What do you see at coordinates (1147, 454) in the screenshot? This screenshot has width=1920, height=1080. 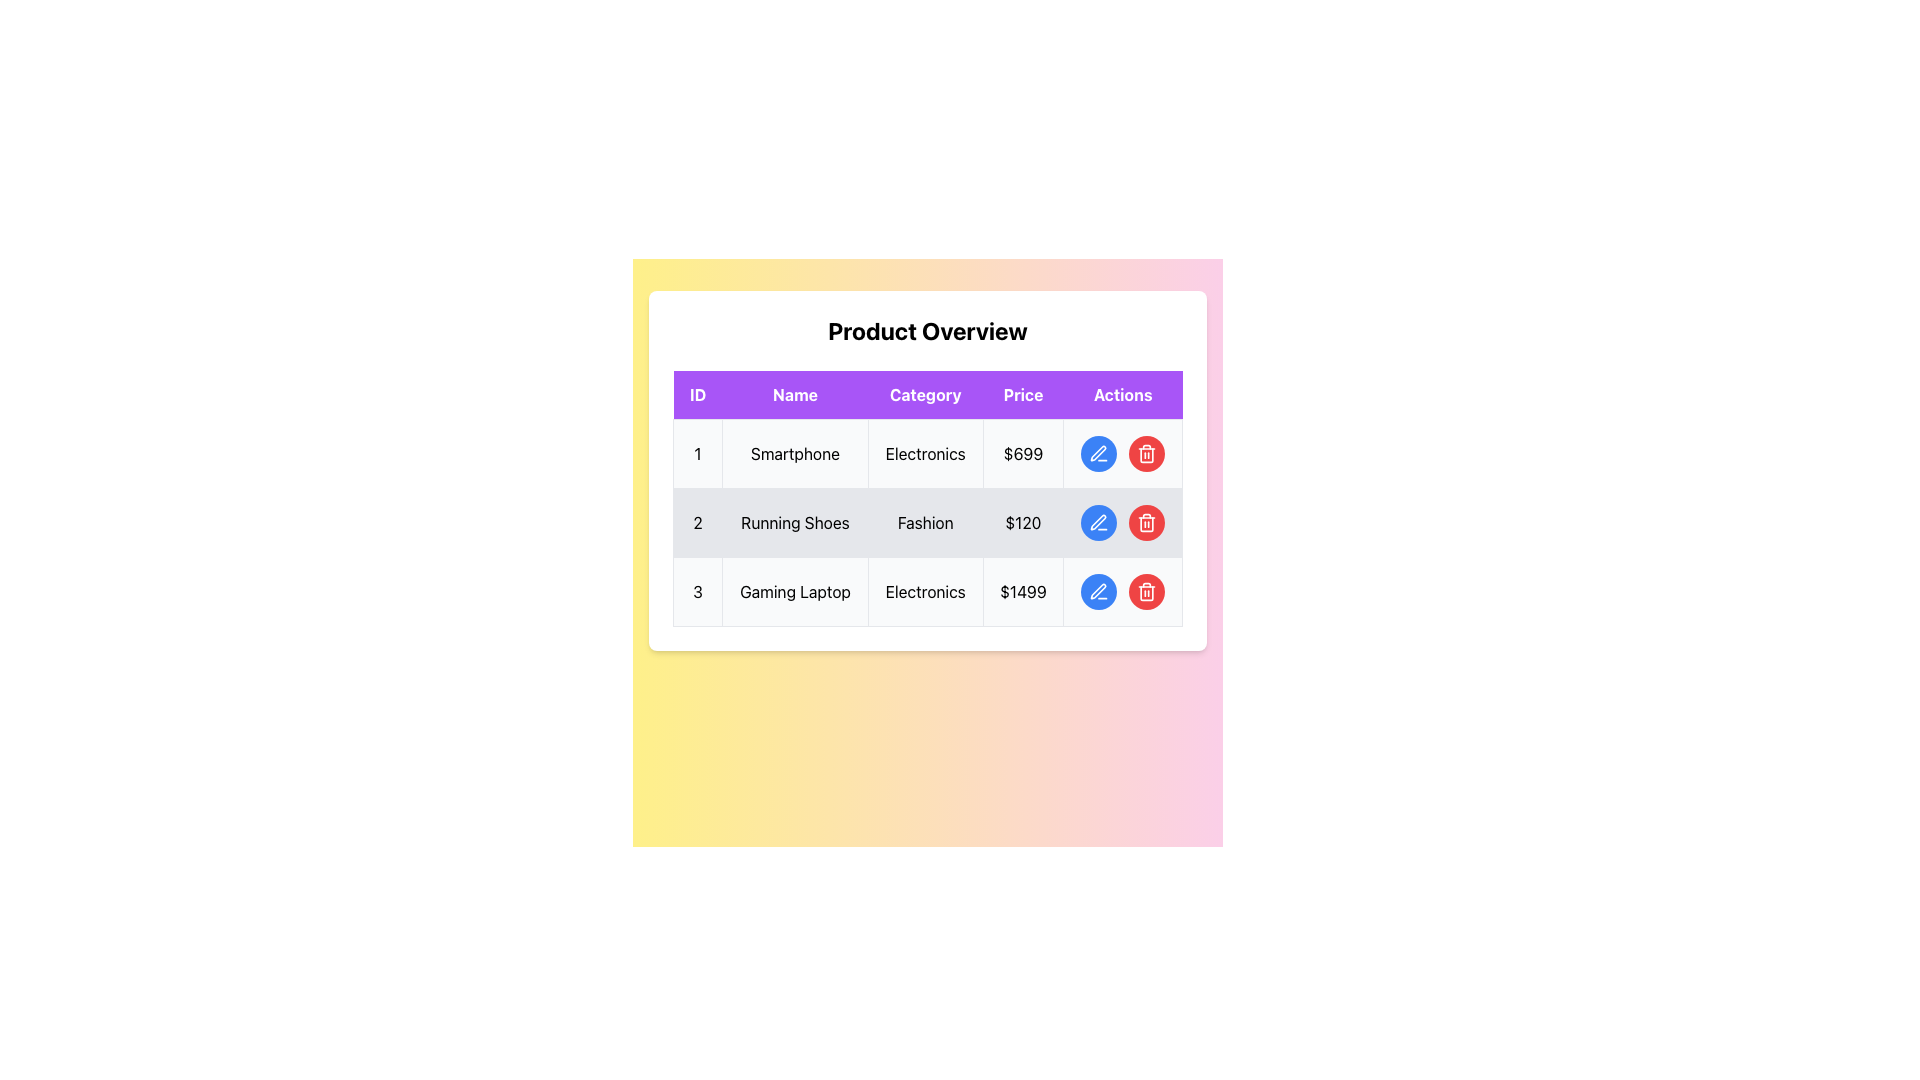 I see `the trash bin icon located in the 'Actions' column of the third row in the product overview table` at bounding box center [1147, 454].